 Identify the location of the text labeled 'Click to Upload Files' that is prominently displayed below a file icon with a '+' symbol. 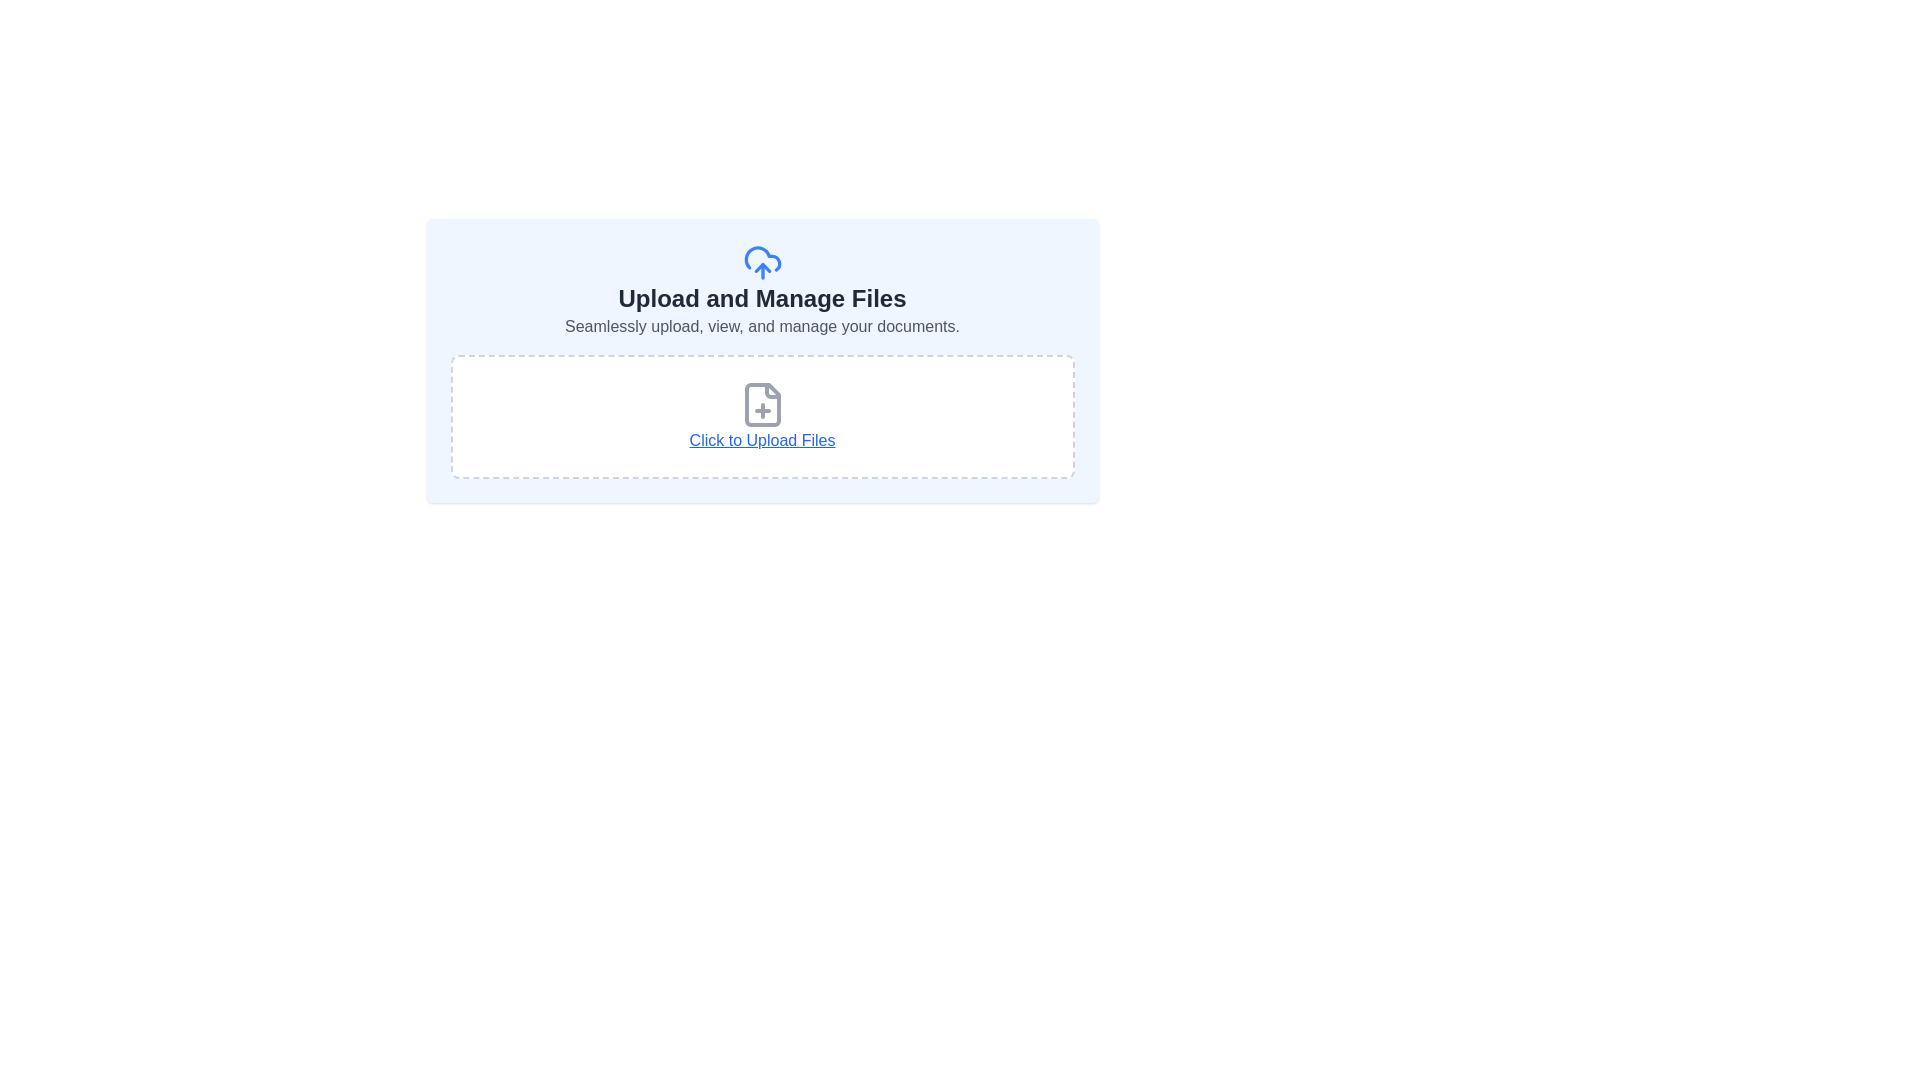
(761, 415).